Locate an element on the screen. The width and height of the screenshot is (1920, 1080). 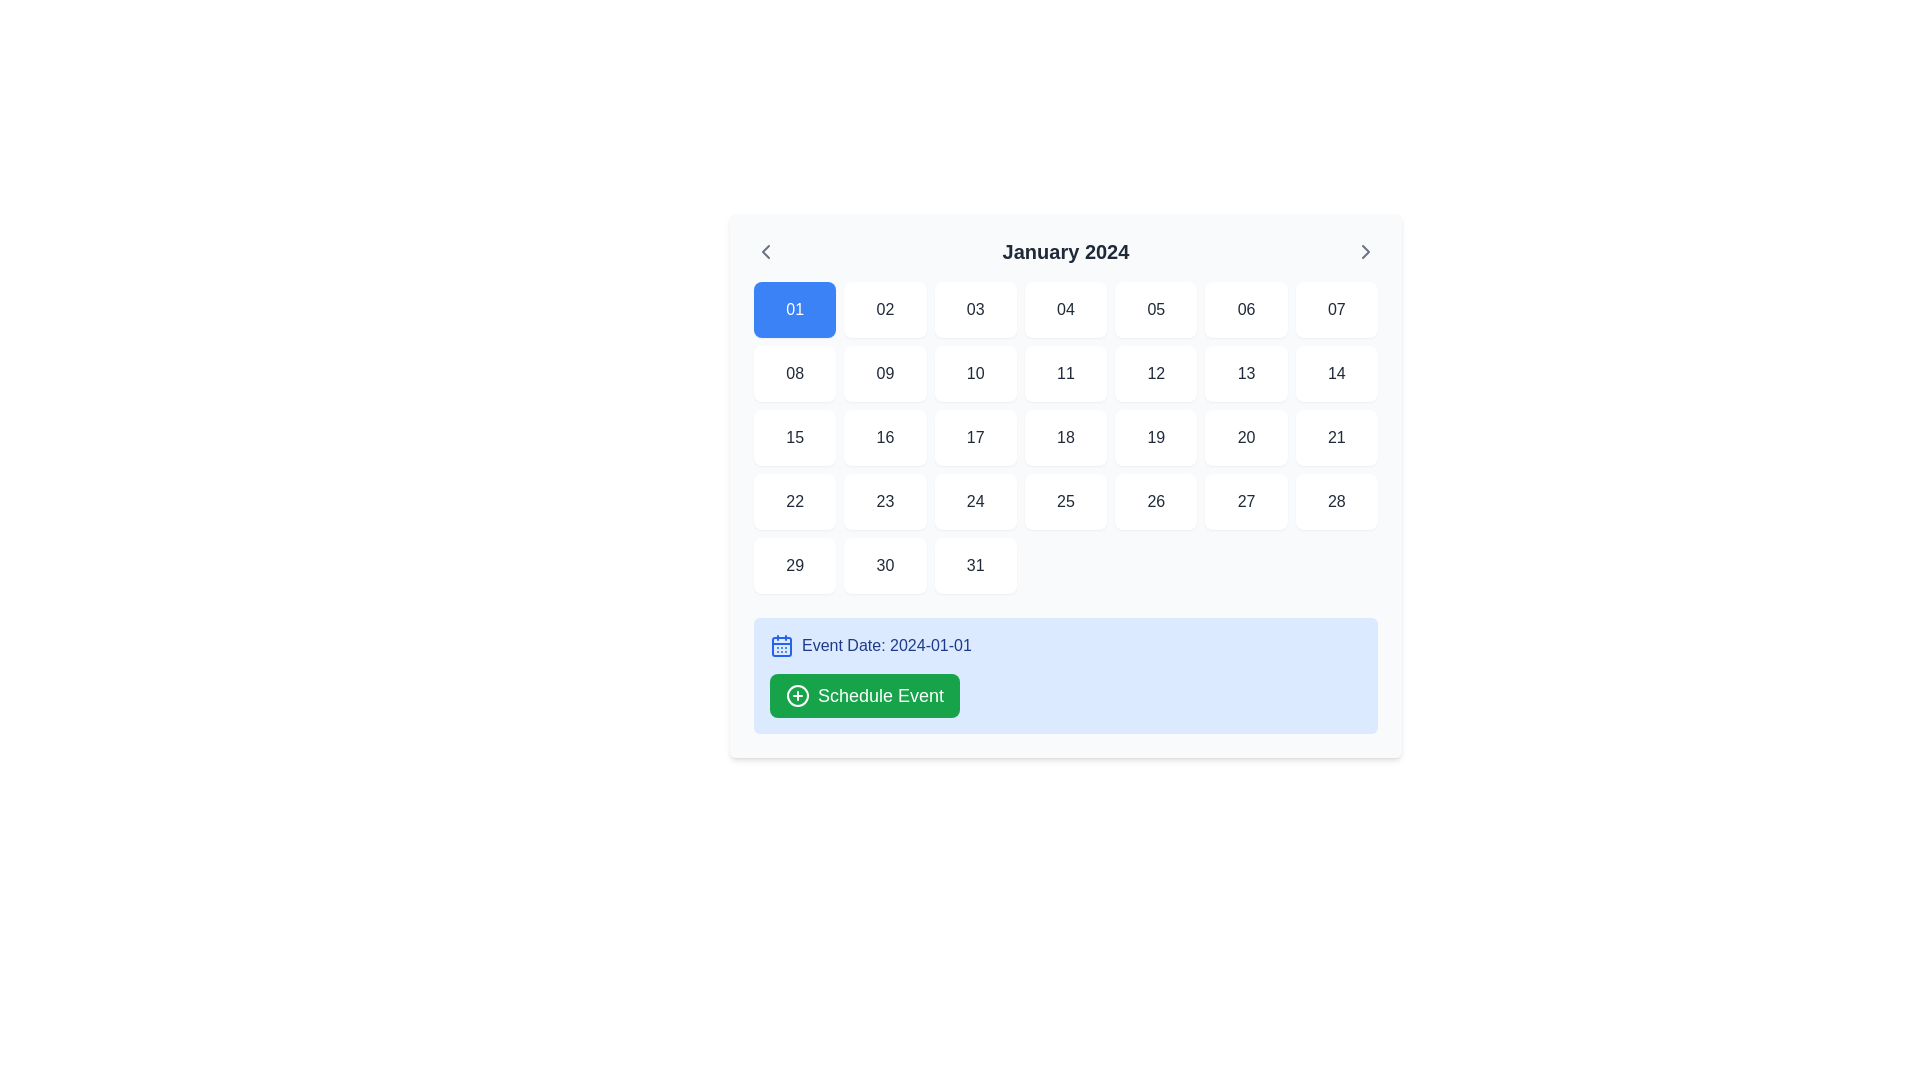
the button displaying '21' in the calendar grid is located at coordinates (1336, 437).